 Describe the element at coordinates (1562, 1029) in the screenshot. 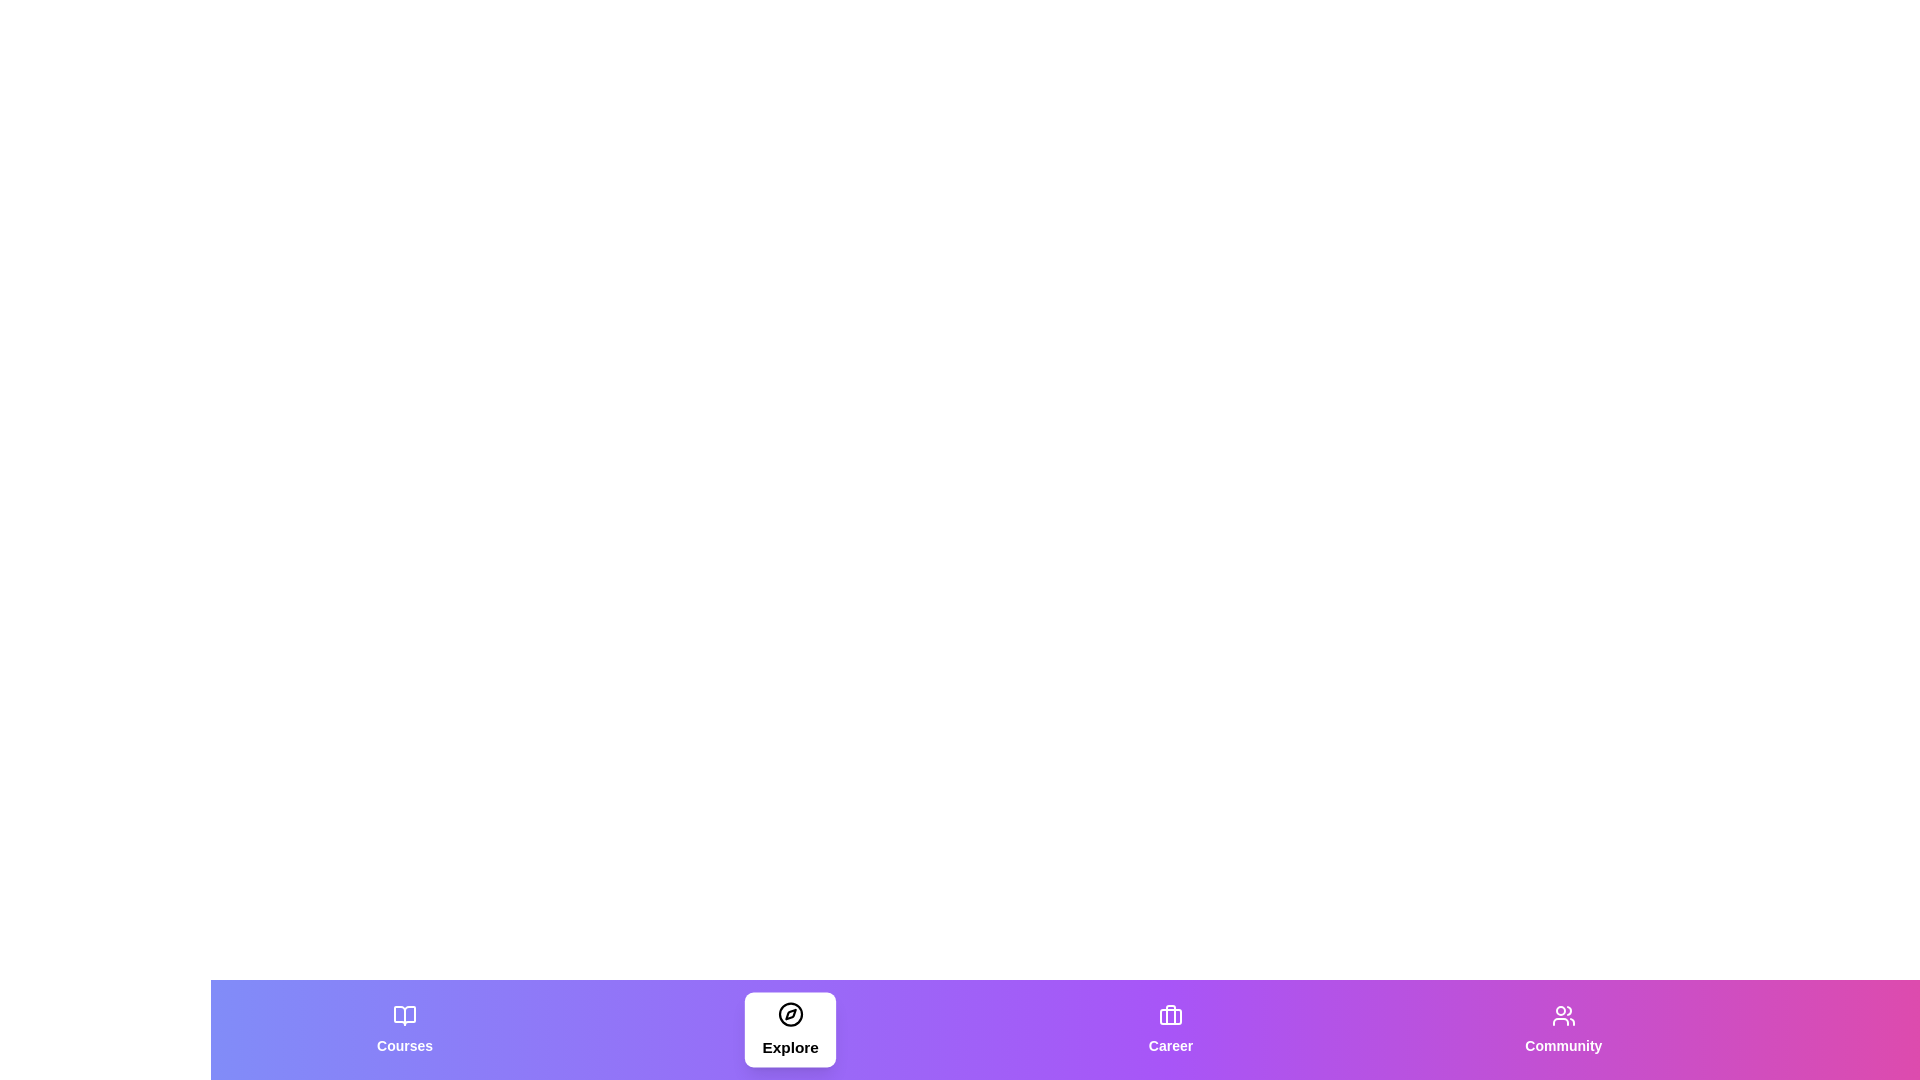

I see `the tab labeled Community to observe its hover effect` at that location.